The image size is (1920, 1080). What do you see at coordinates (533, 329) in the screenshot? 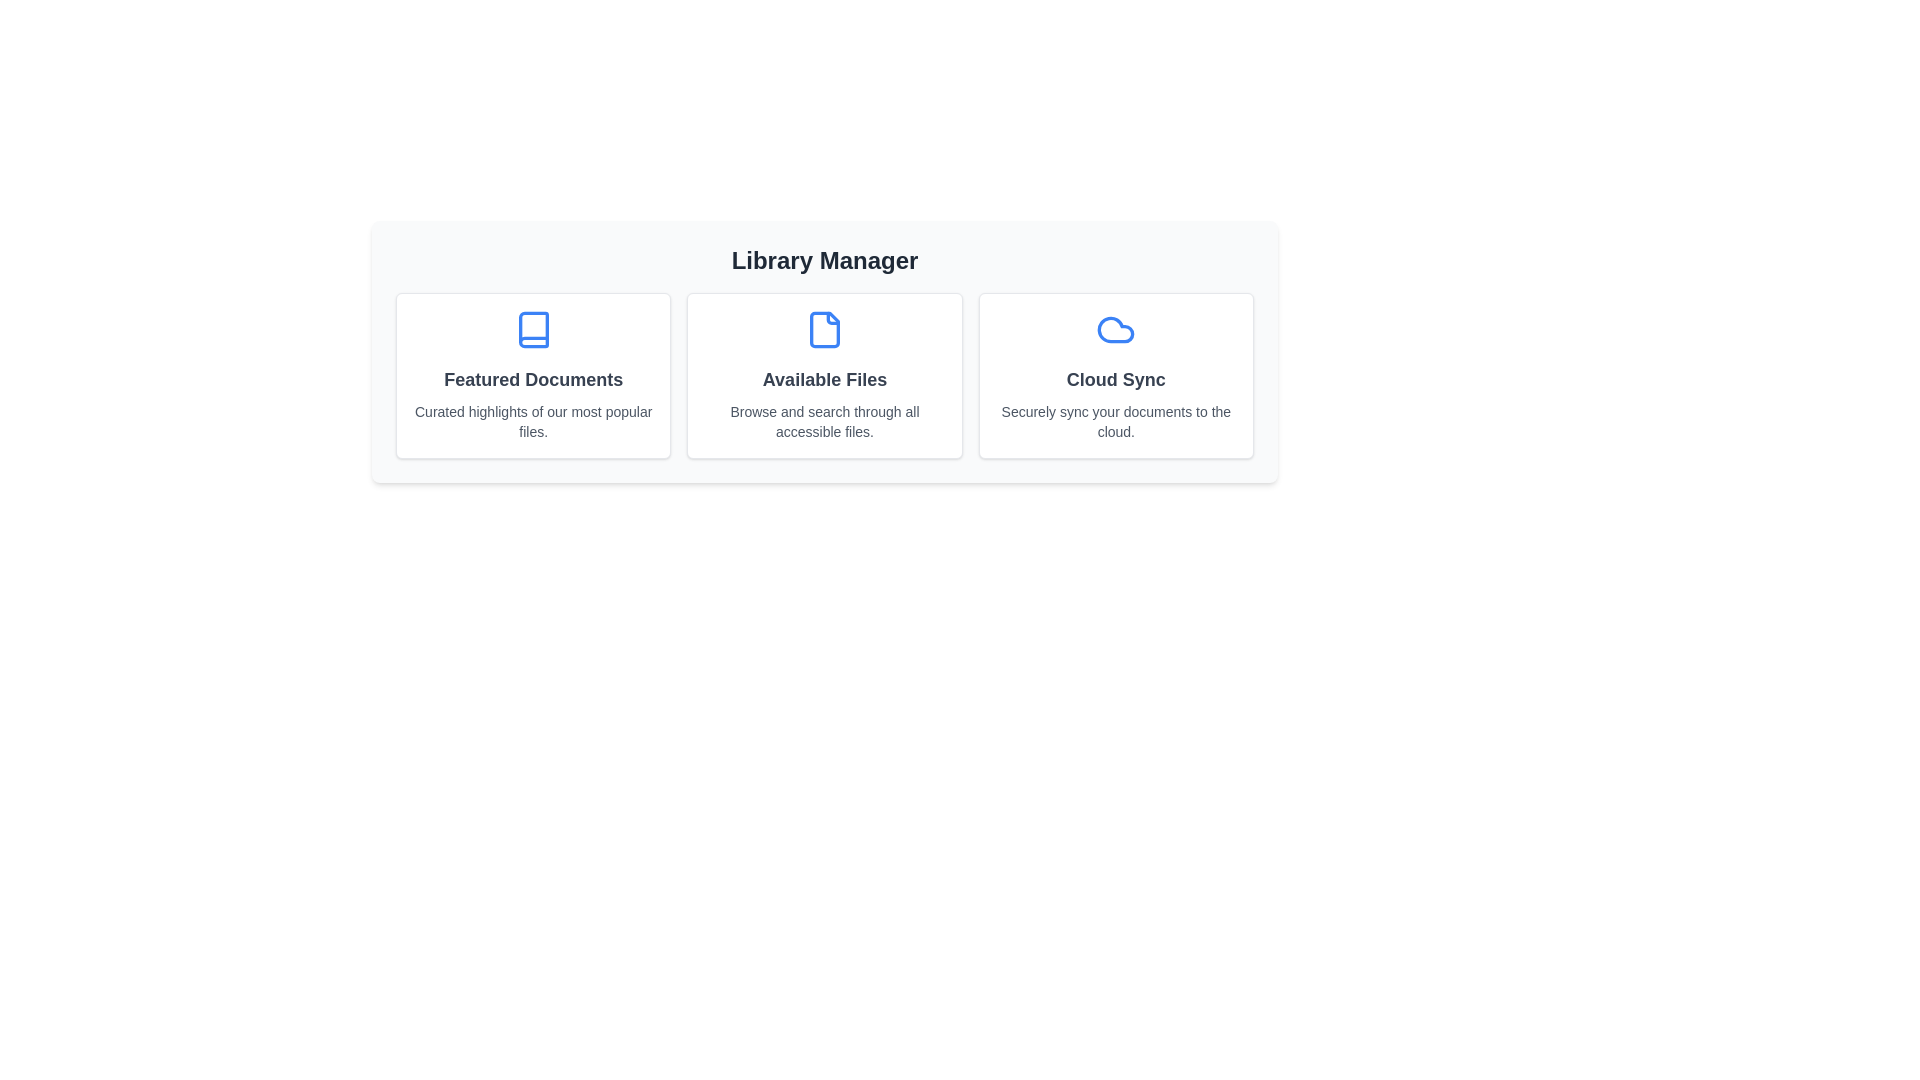
I see `the icon representing Featured Documents` at bounding box center [533, 329].